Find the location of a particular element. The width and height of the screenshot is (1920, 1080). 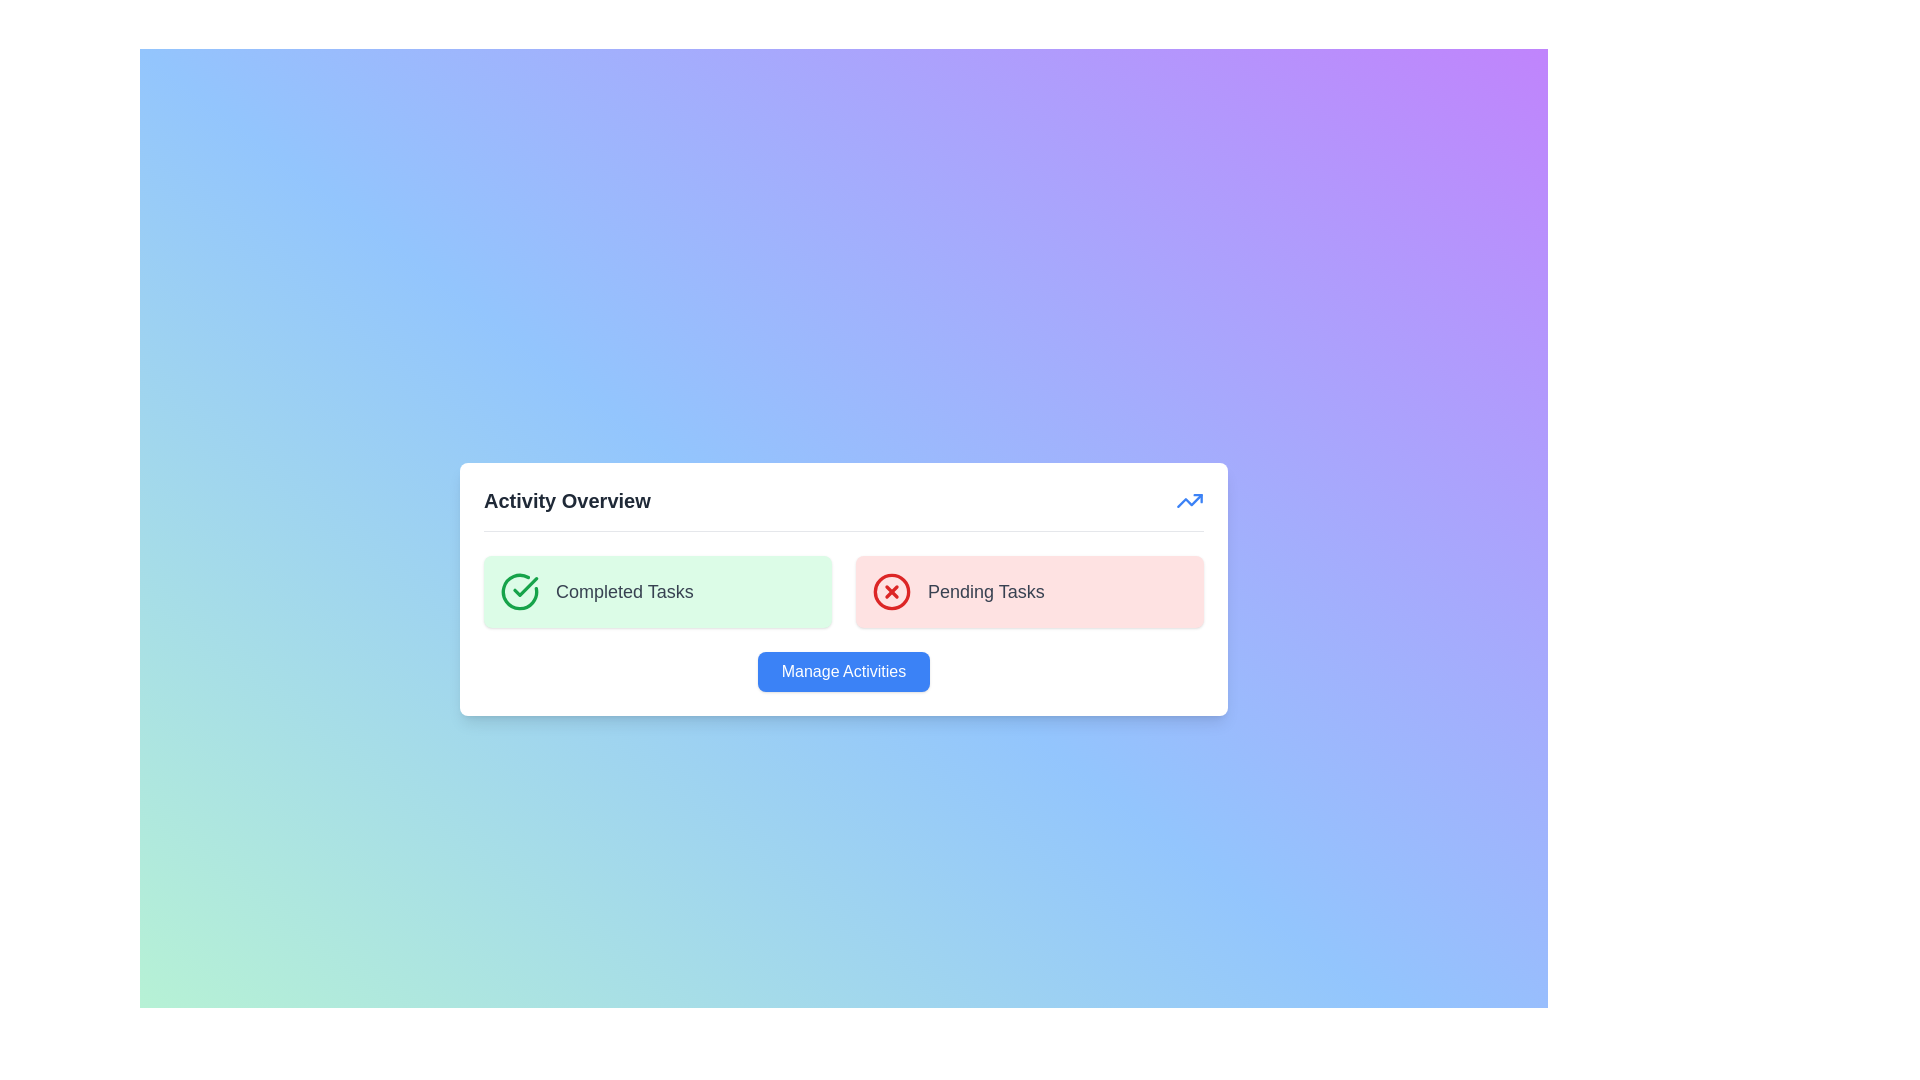

the status indicator icon representing completed tasks, located in the green panel on the left side of the 'Activity Overview' section, above the 'Completed Tasks' text is located at coordinates (525, 585).